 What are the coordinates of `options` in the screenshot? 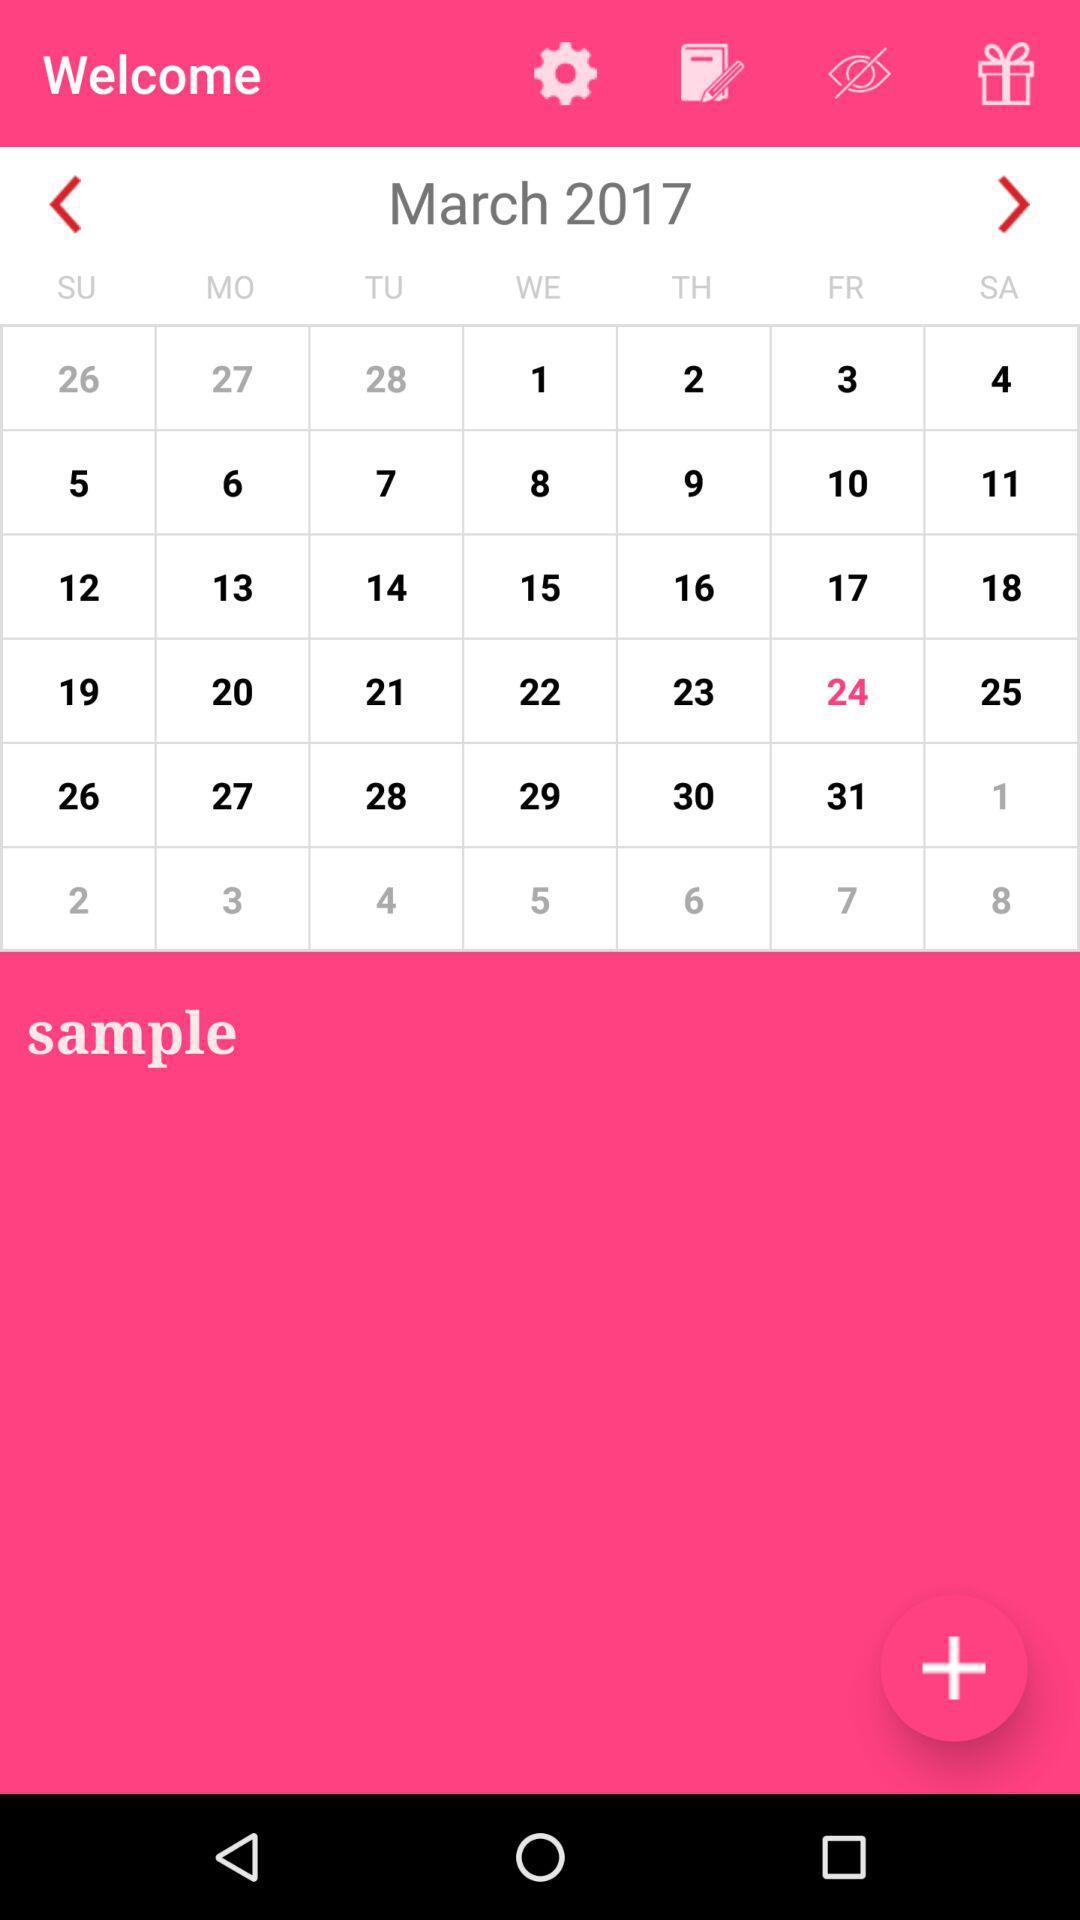 It's located at (565, 73).